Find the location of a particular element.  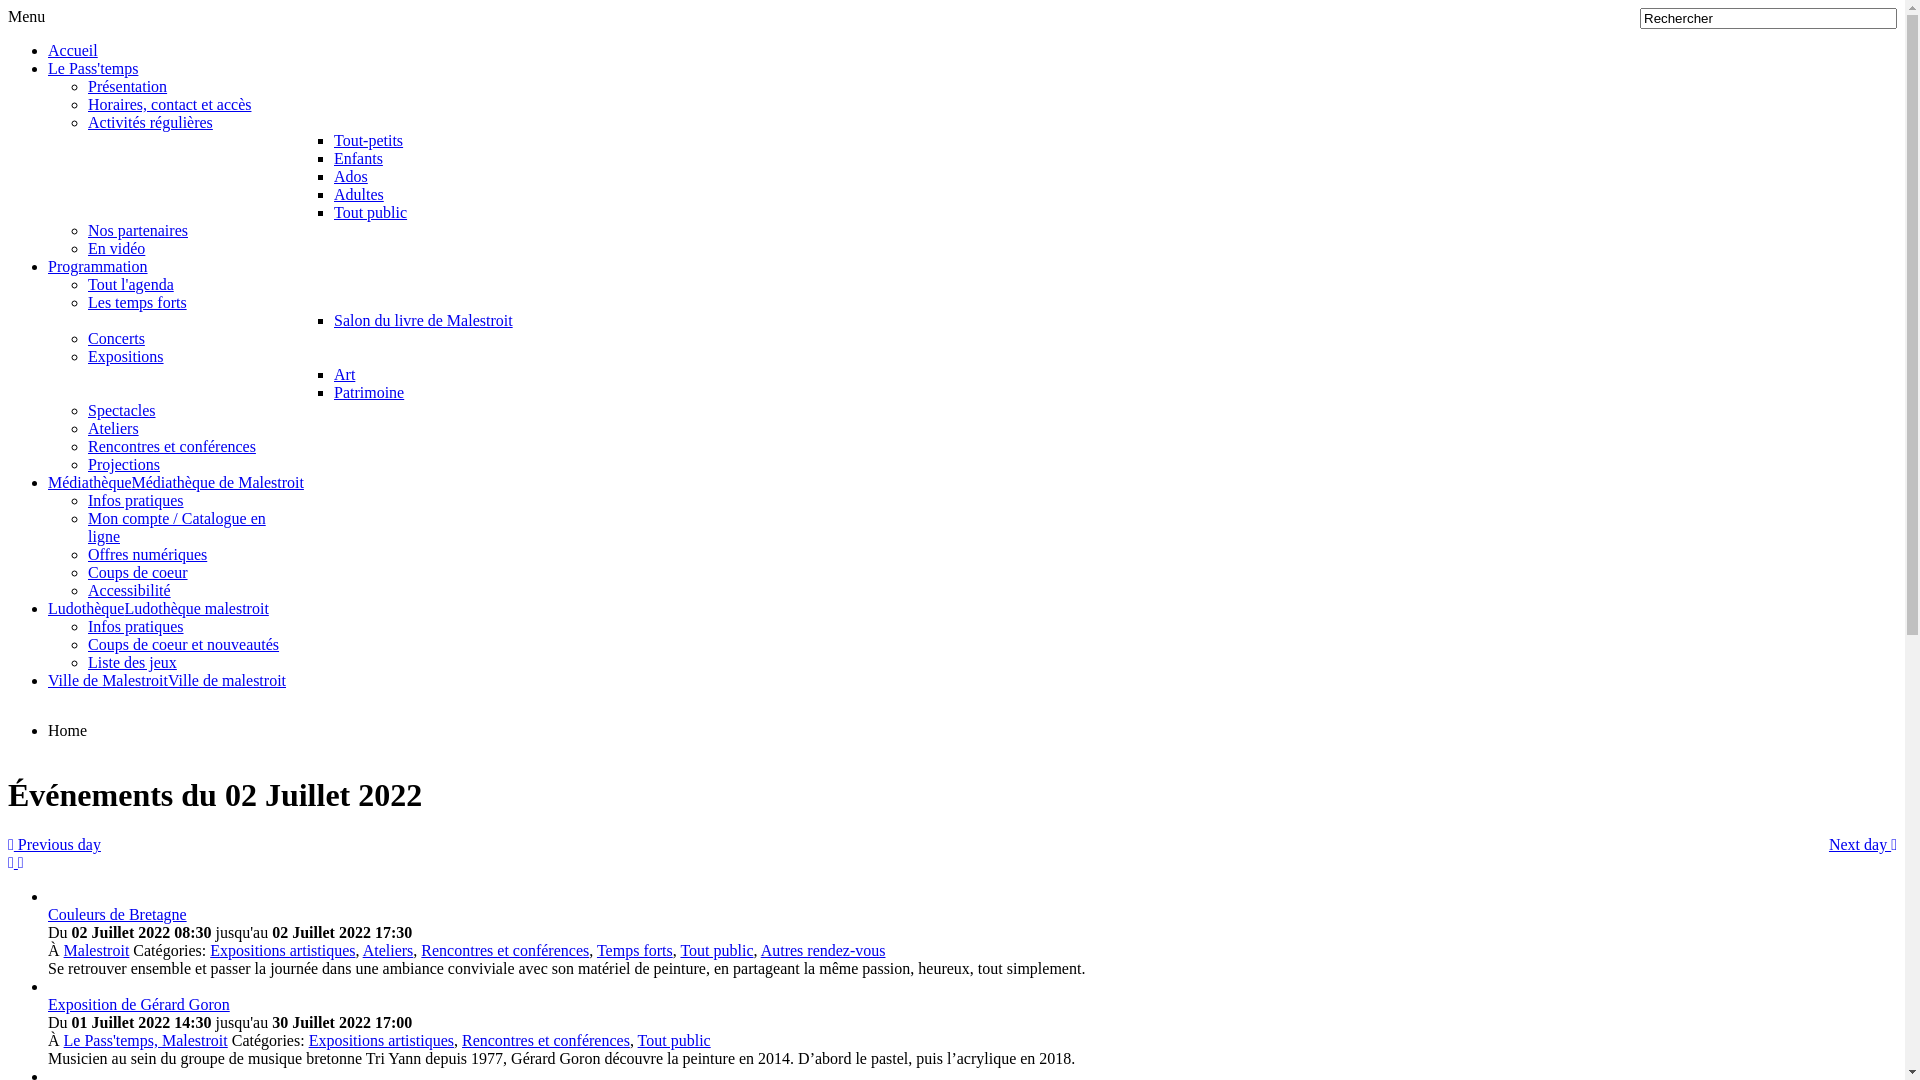

'Previous day' is located at coordinates (8, 844).